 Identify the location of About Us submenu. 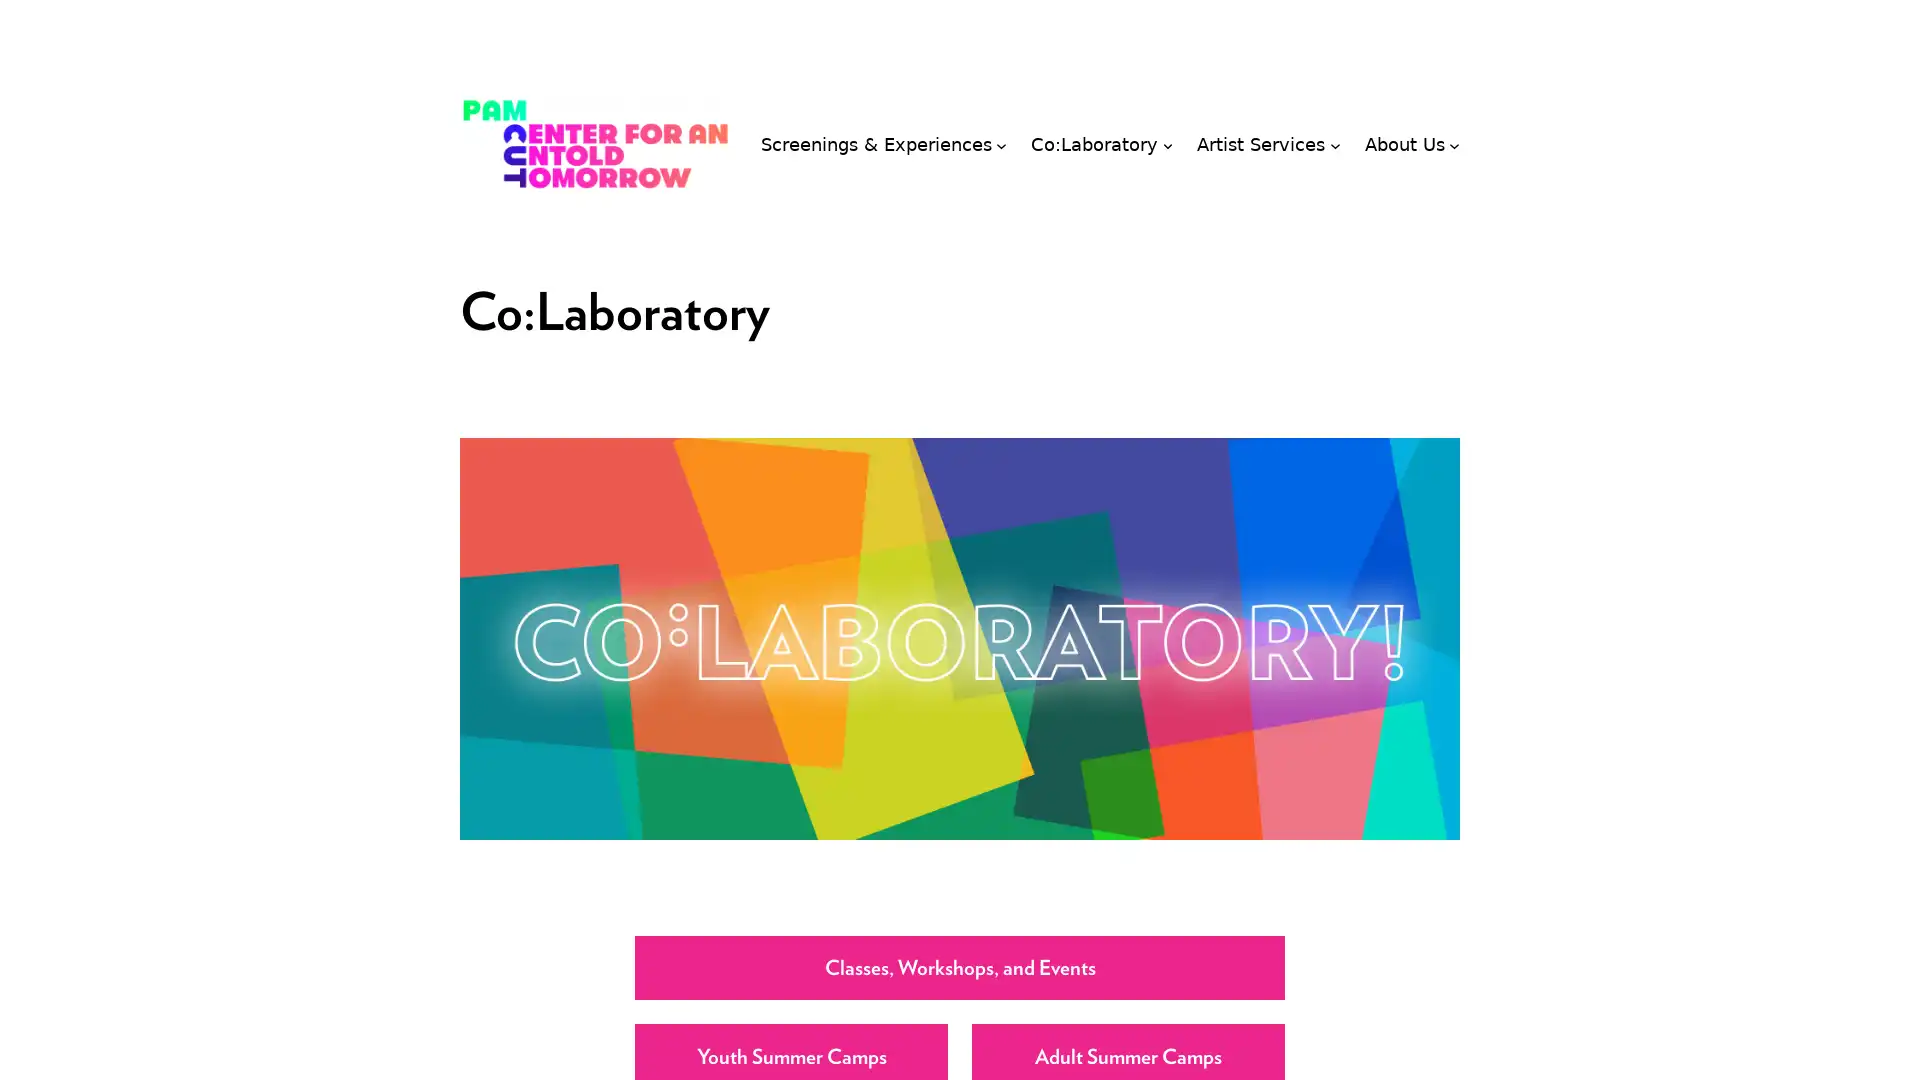
(1454, 143).